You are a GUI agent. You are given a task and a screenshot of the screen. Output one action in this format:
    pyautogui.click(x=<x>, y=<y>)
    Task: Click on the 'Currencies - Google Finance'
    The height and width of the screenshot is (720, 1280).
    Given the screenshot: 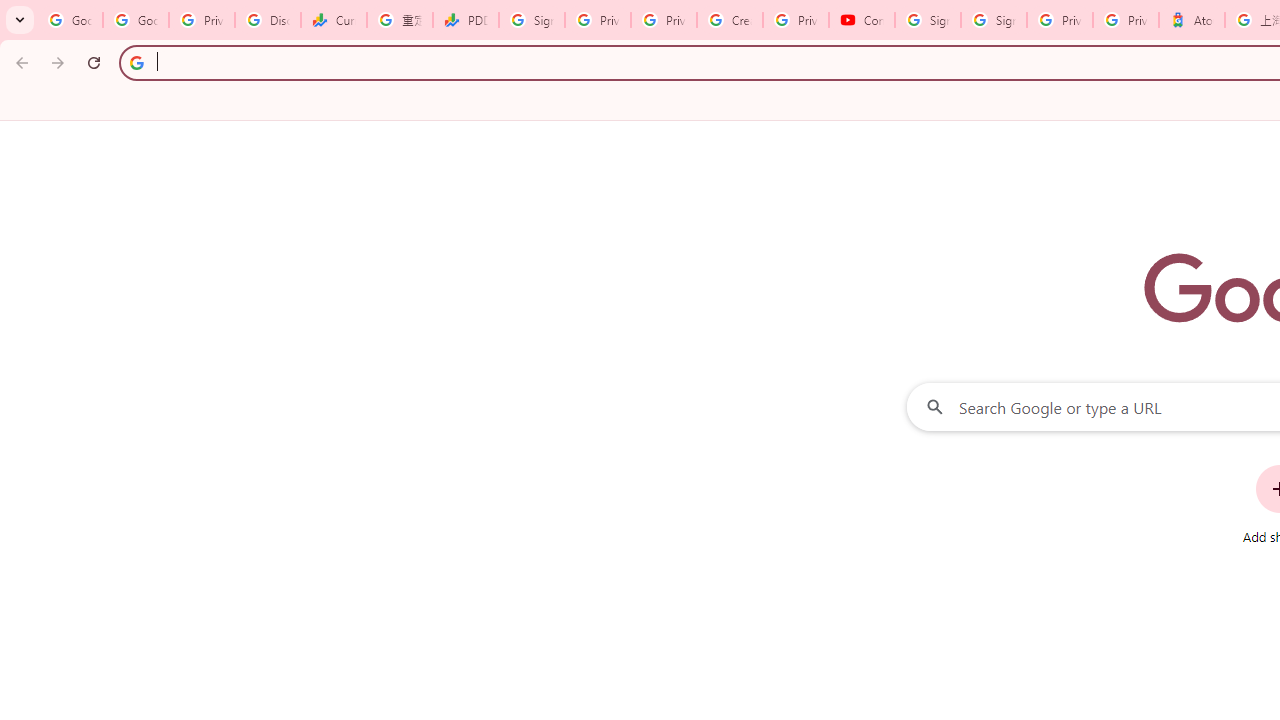 What is the action you would take?
    pyautogui.click(x=334, y=20)
    